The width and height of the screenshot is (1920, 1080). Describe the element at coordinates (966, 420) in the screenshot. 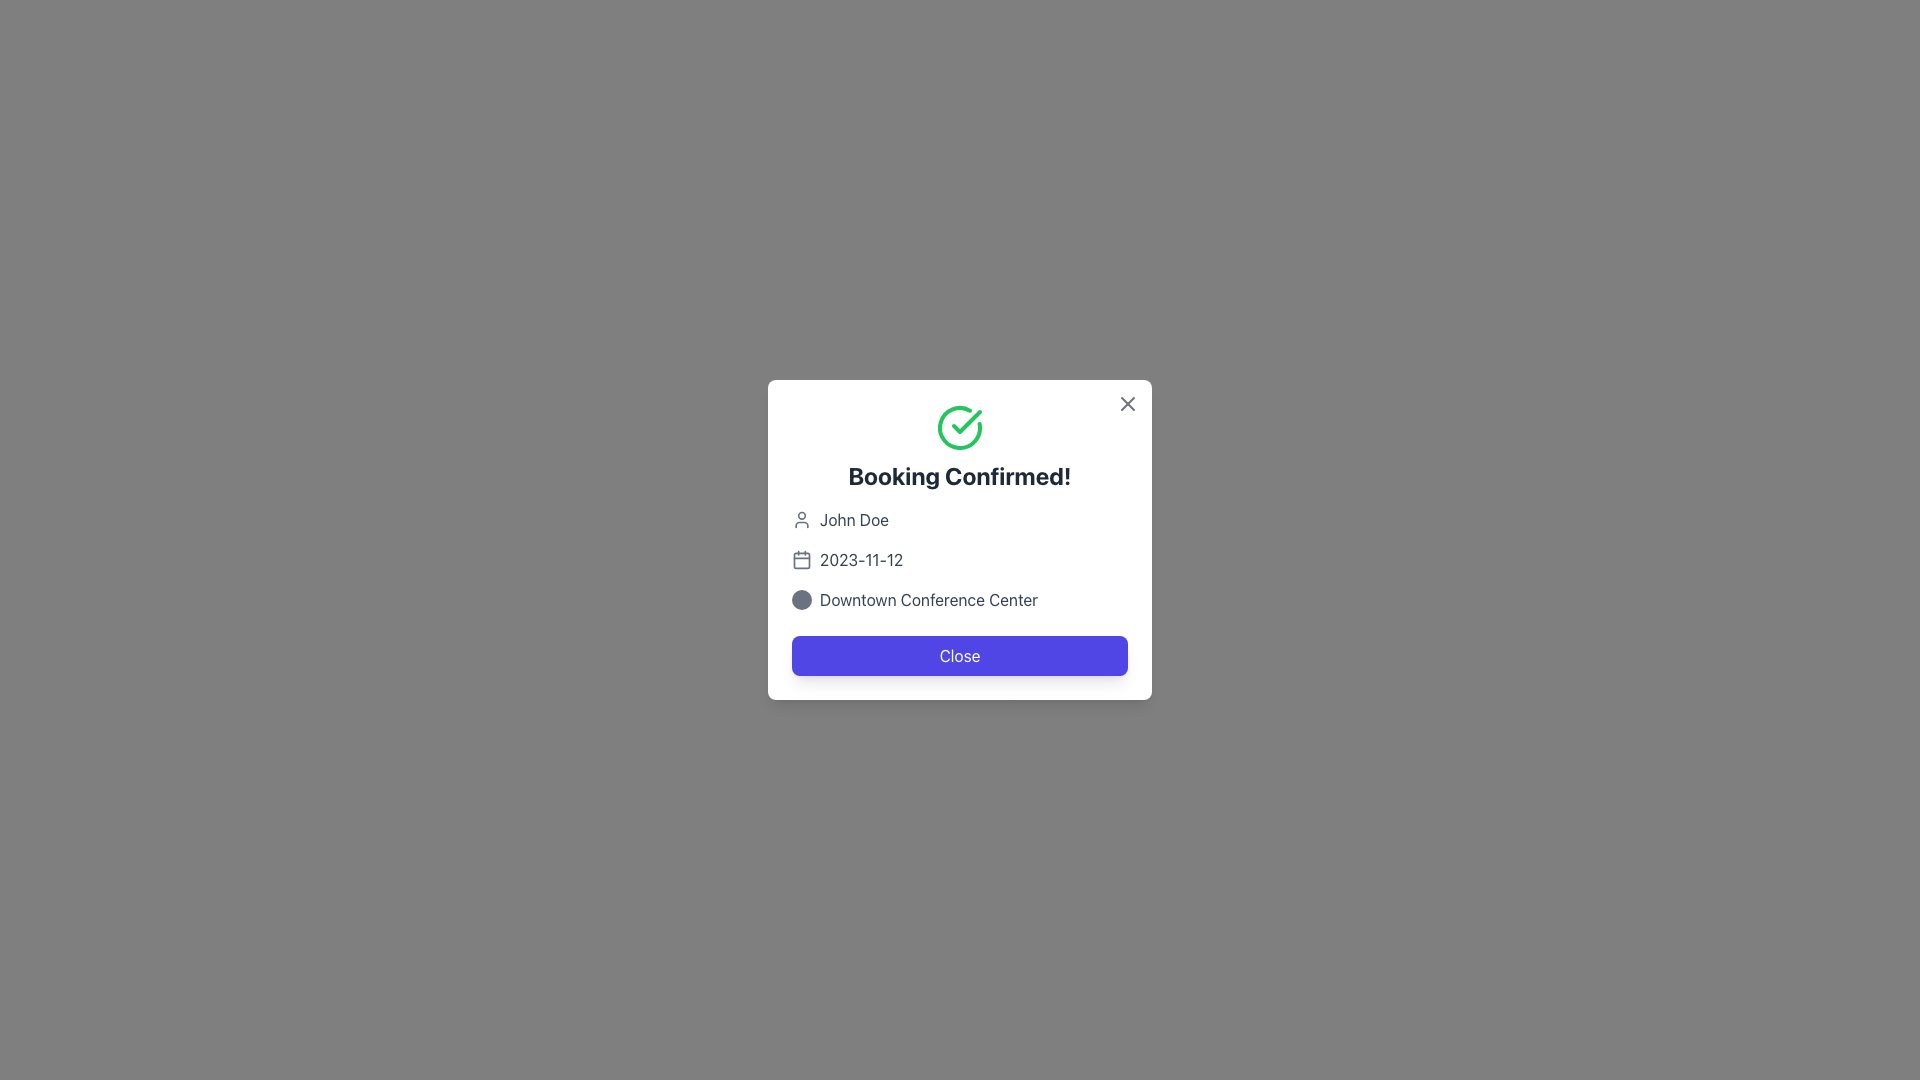

I see `the green checkmark icon located at the top center of the confirmation dialog box` at that location.